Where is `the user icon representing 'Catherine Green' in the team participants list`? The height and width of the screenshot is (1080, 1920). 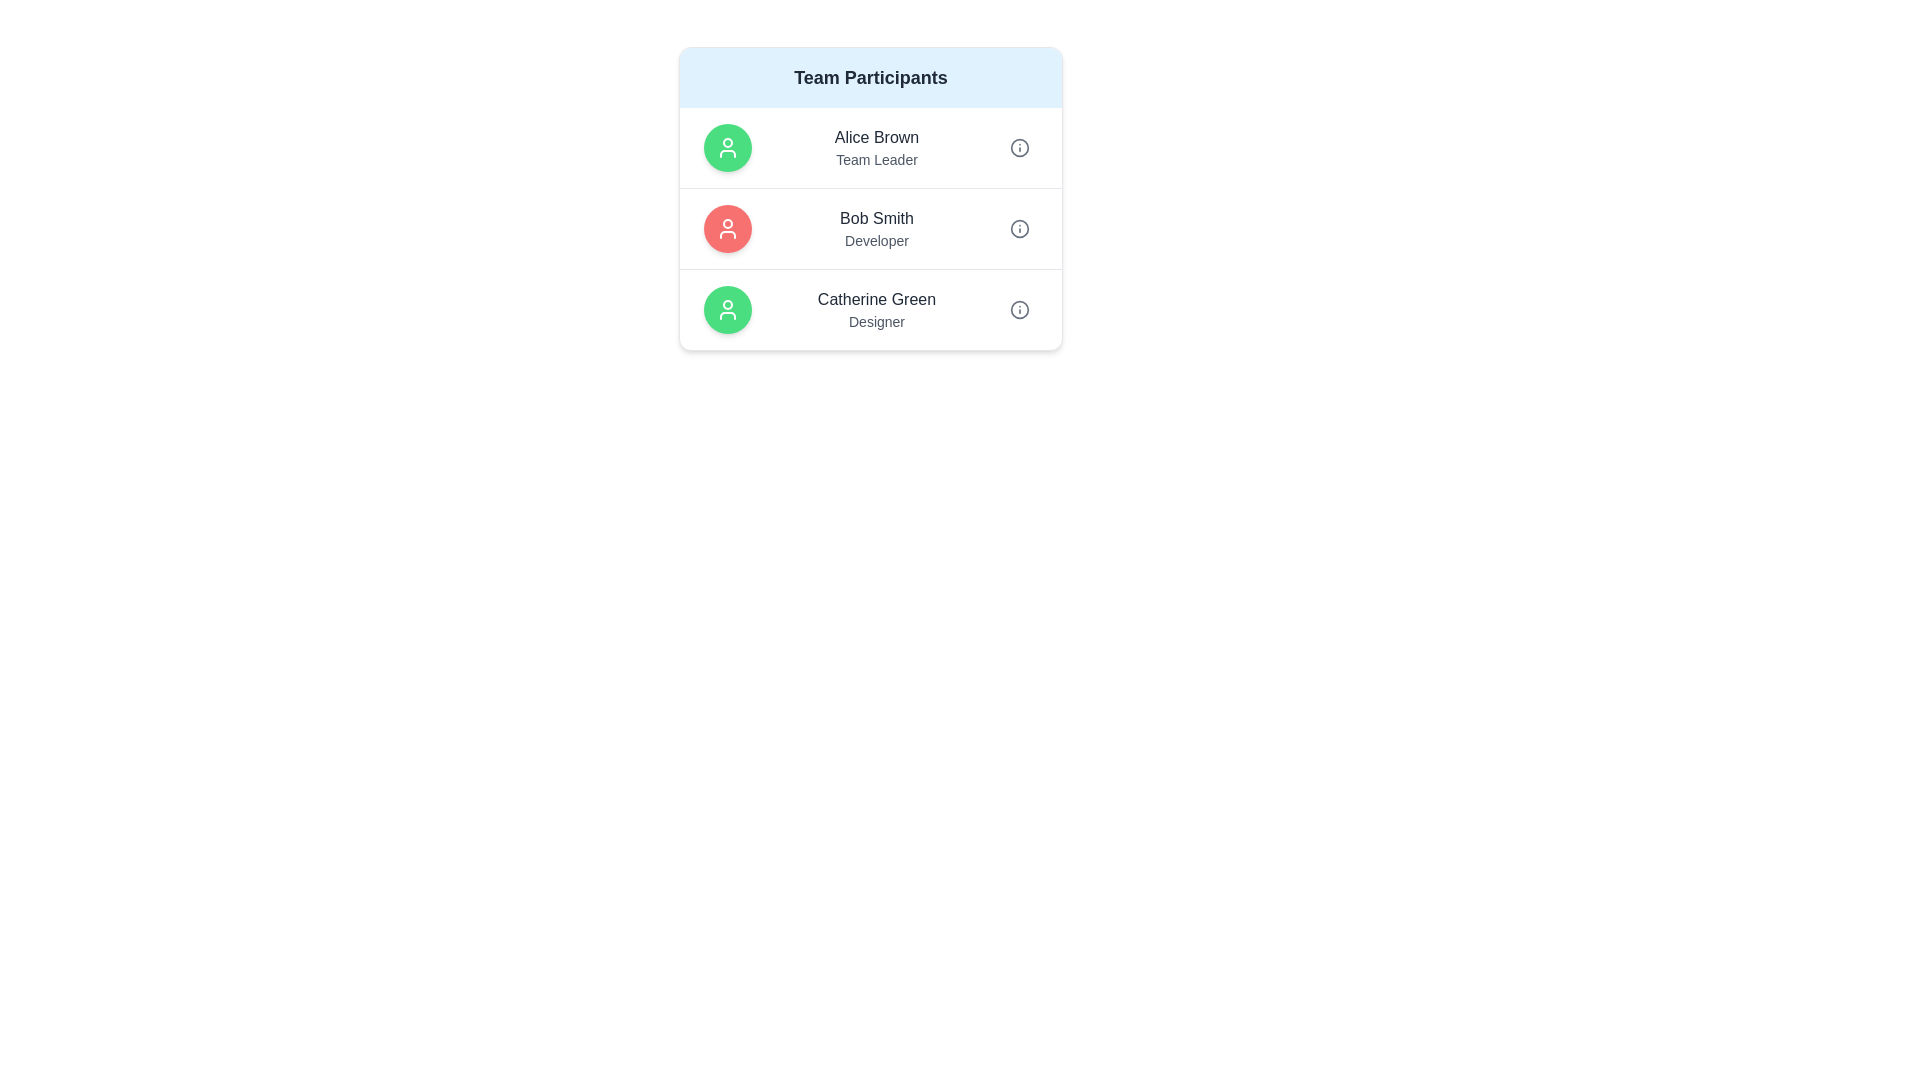
the user icon representing 'Catherine Green' in the team participants list is located at coordinates (727, 309).